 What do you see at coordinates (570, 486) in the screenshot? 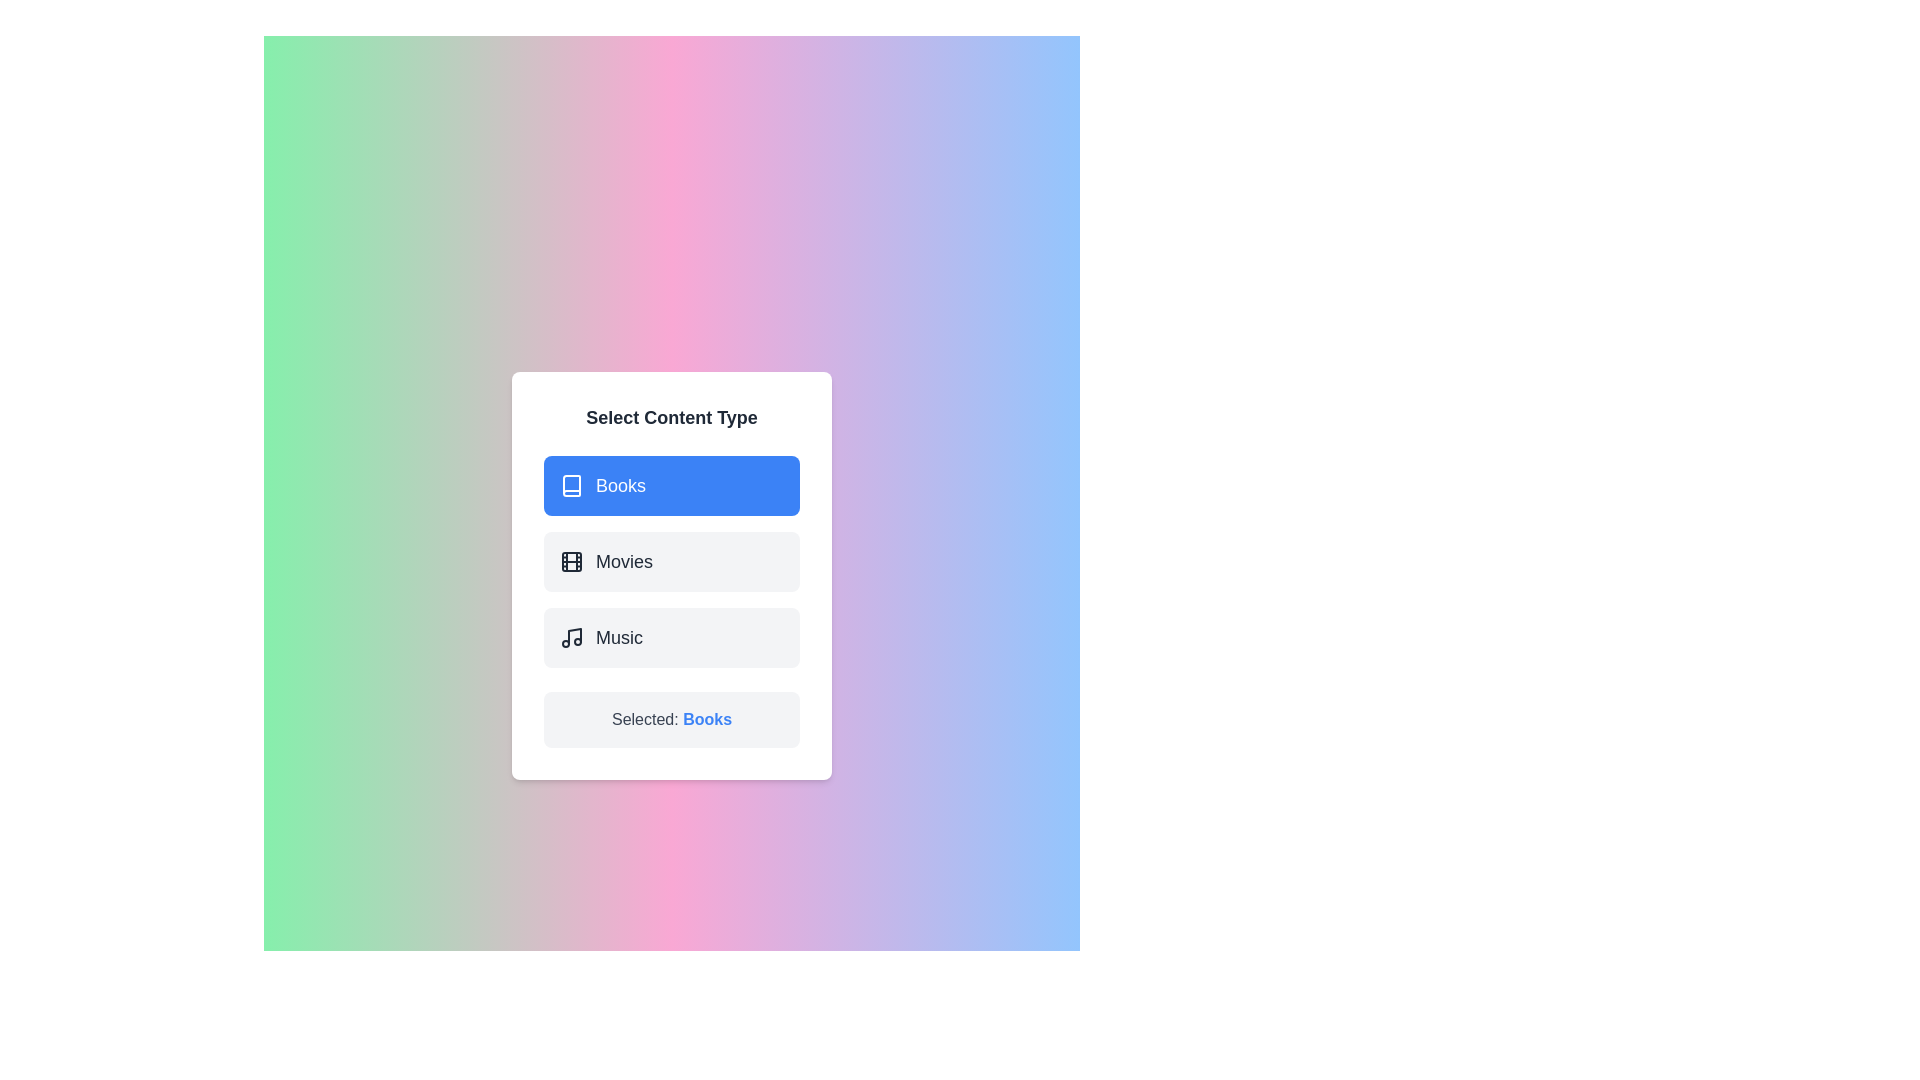
I see `the small book icon positioned to the left of the 'Books' text, which is part of a selectable option with a blue background` at bounding box center [570, 486].